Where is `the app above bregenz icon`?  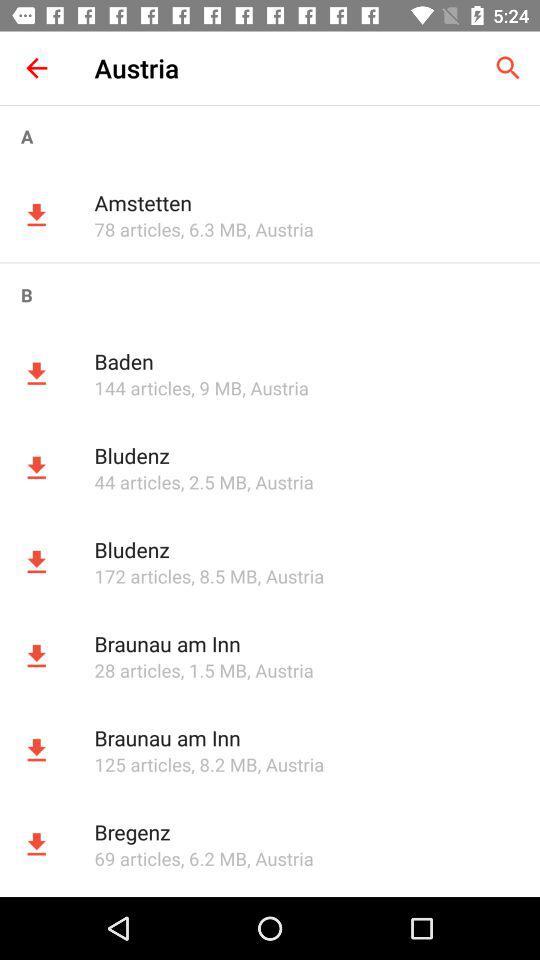
the app above bregenz icon is located at coordinates (141, 763).